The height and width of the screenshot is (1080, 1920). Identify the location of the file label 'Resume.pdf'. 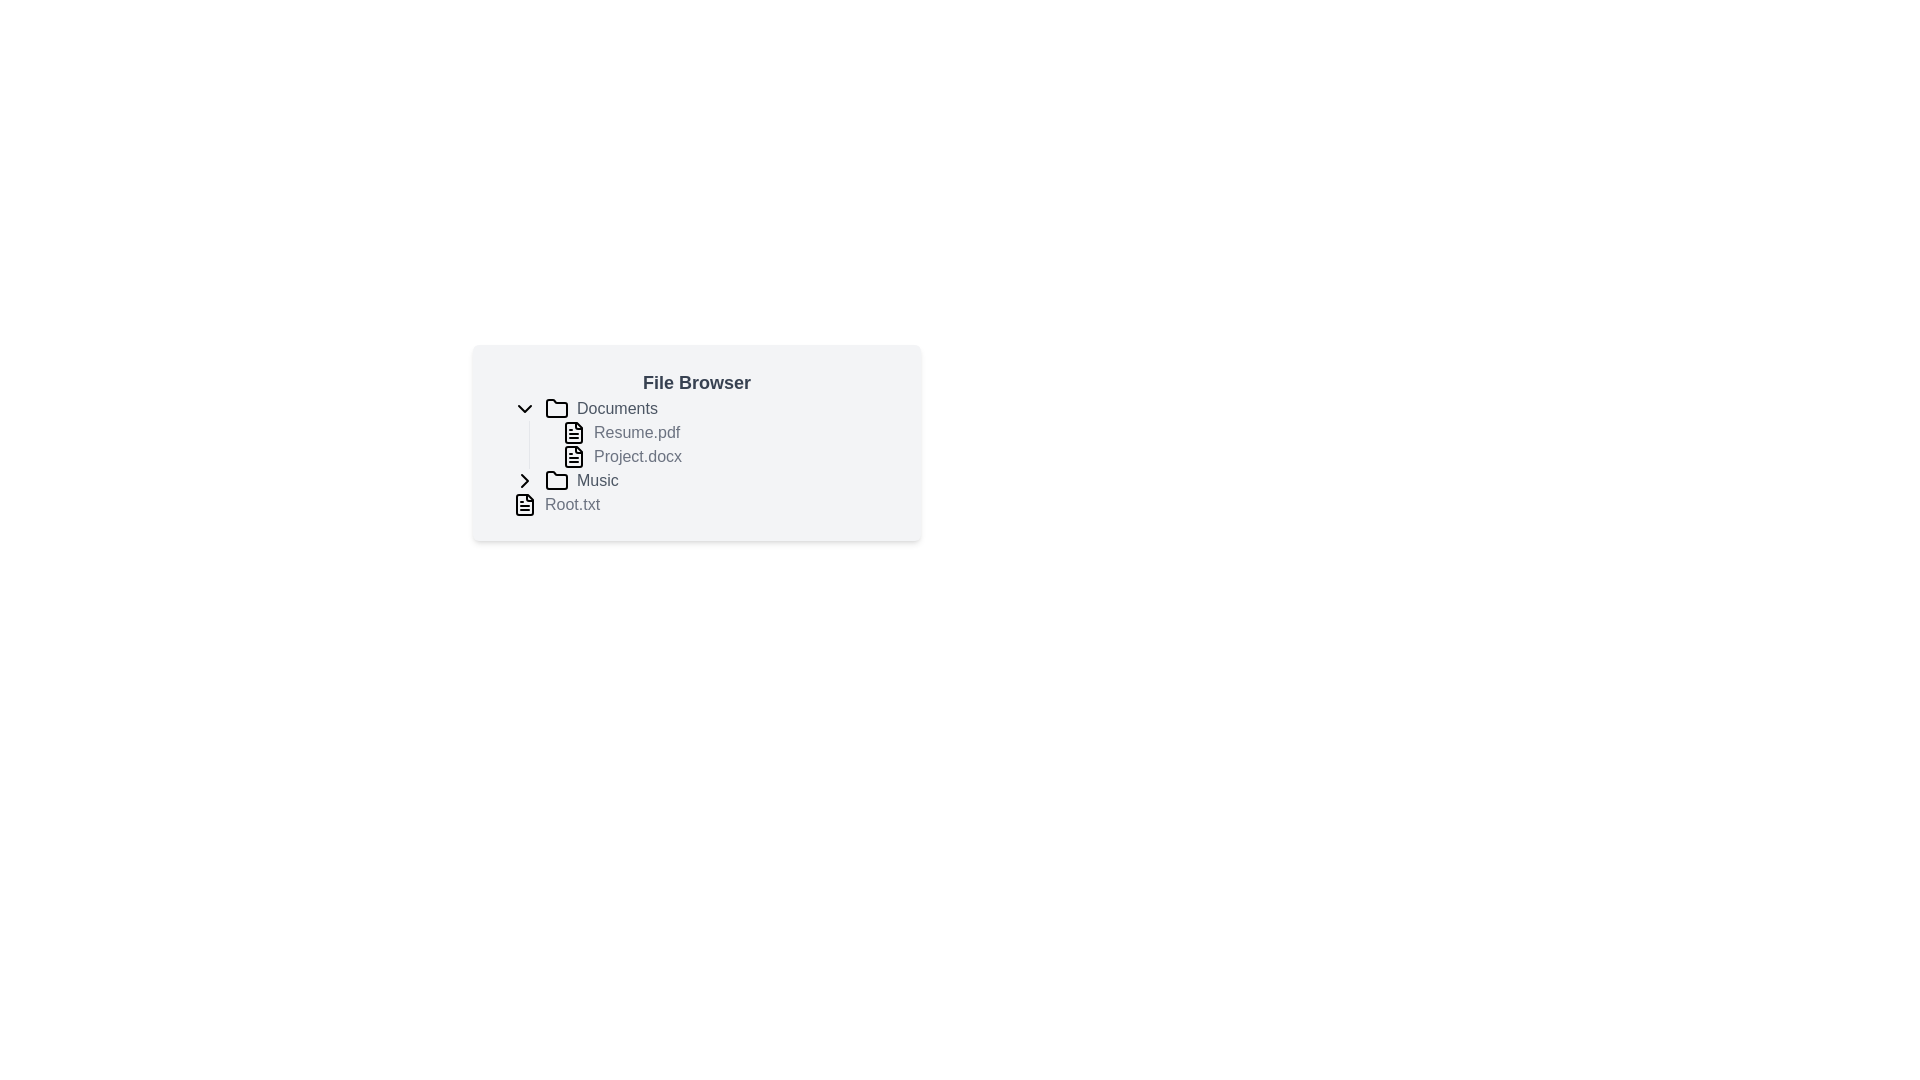
(619, 431).